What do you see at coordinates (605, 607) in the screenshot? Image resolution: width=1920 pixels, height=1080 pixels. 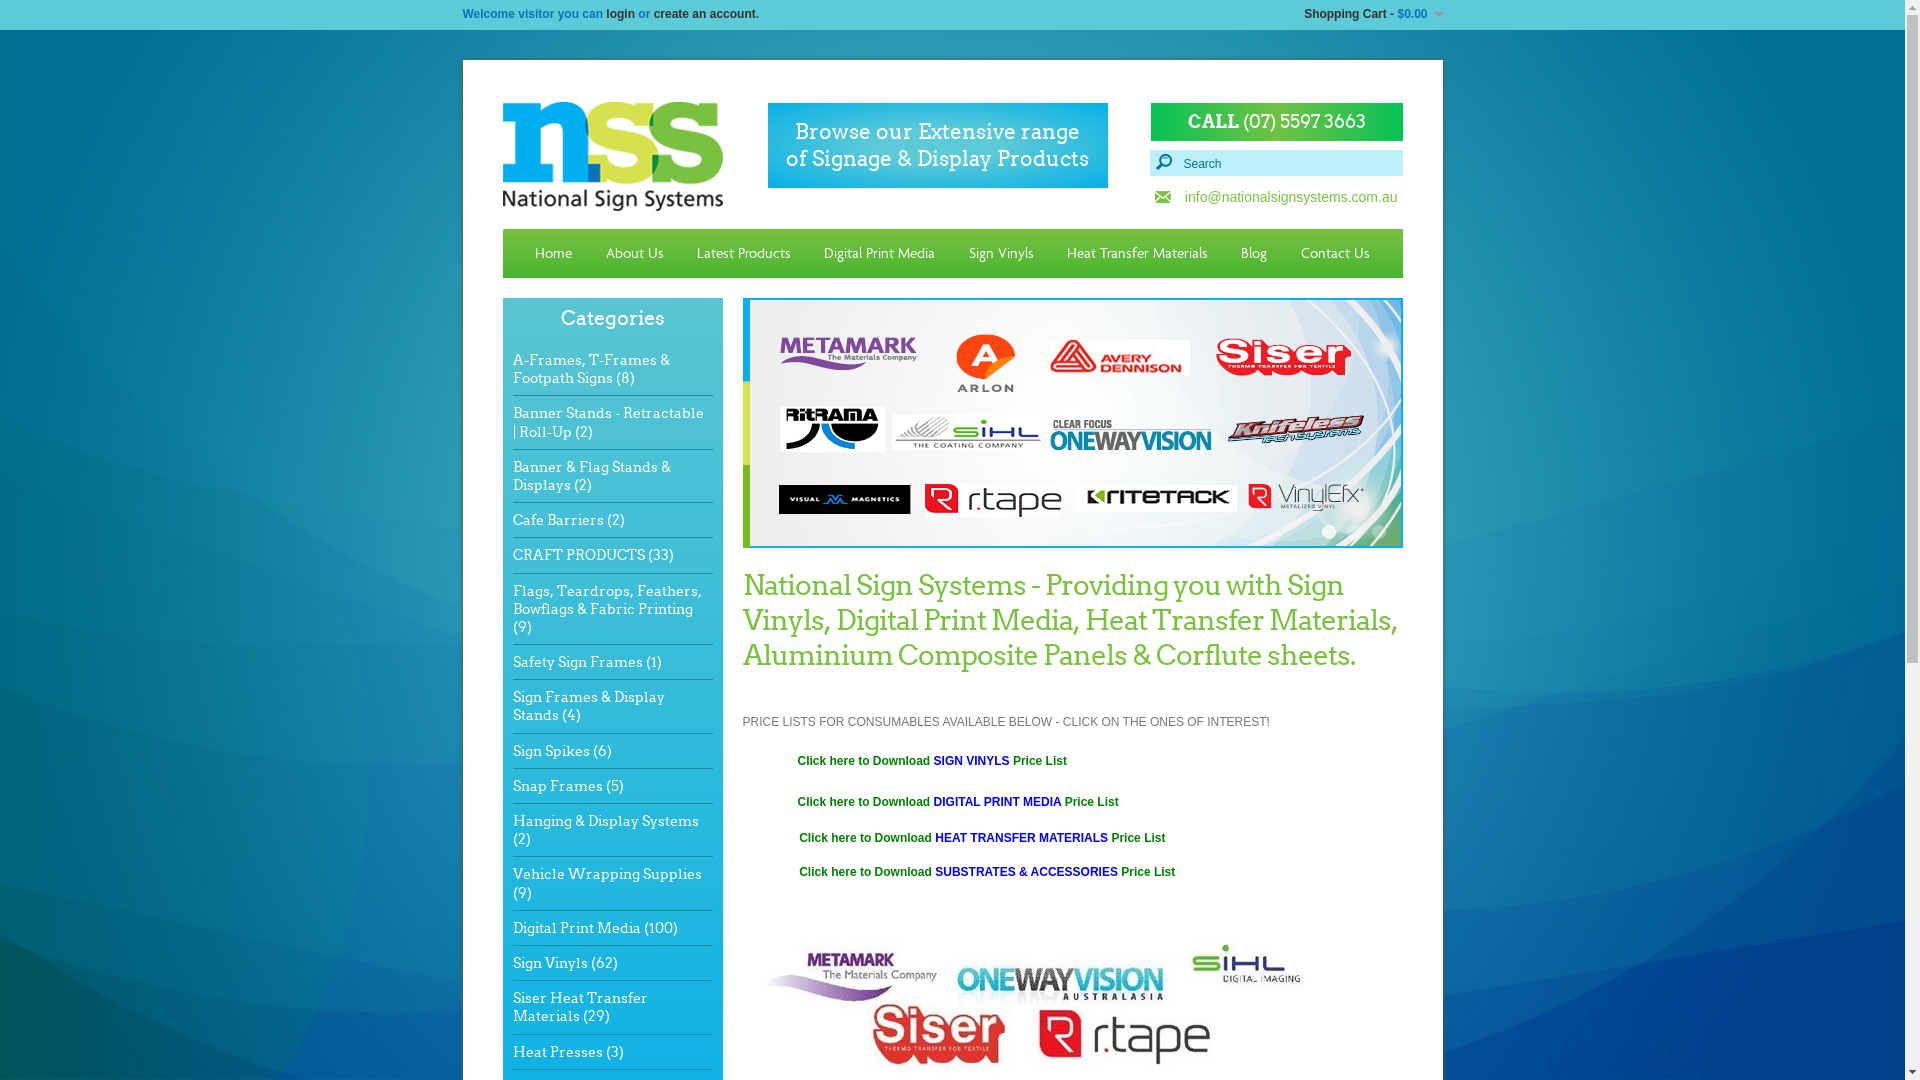 I see `'Flags, Teardrops, Feathers, Bowflags & Fabric Printing (9)'` at bounding box center [605, 607].